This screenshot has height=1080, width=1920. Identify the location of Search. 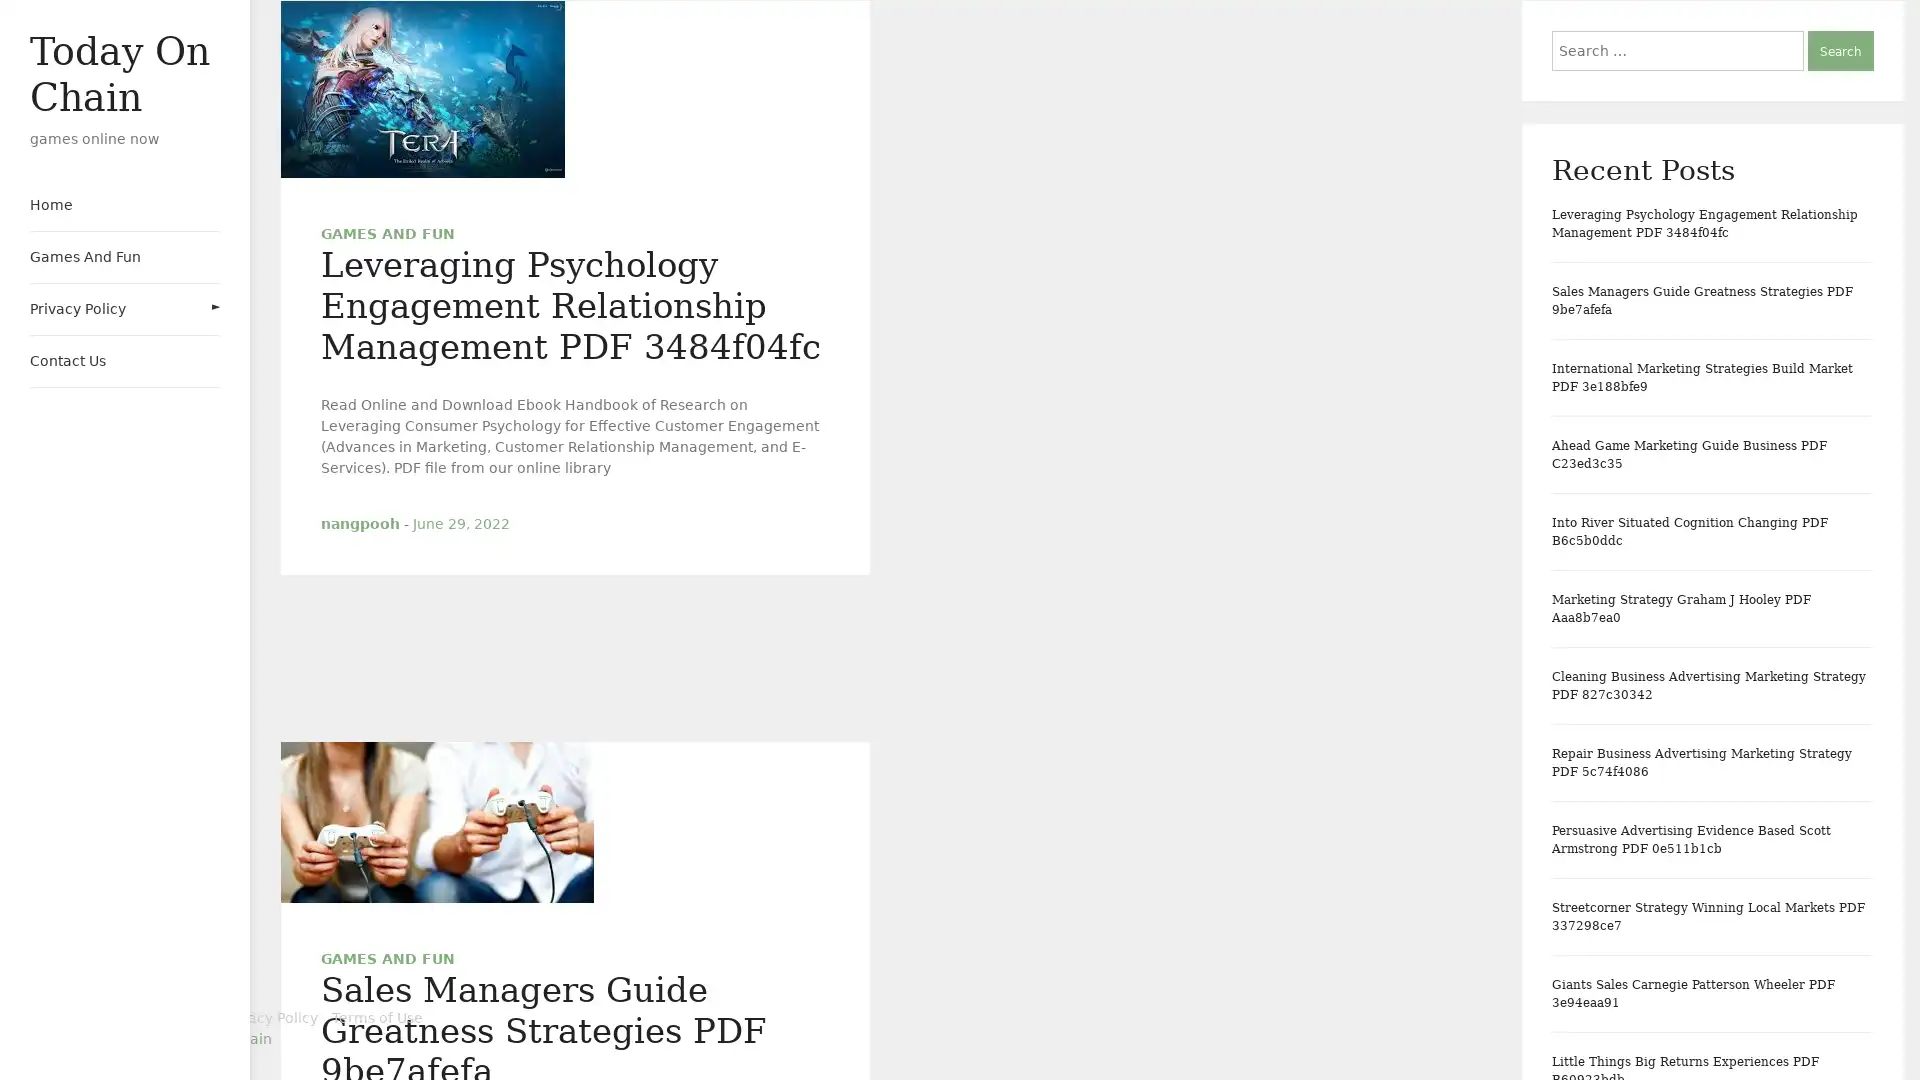
(1840, 49).